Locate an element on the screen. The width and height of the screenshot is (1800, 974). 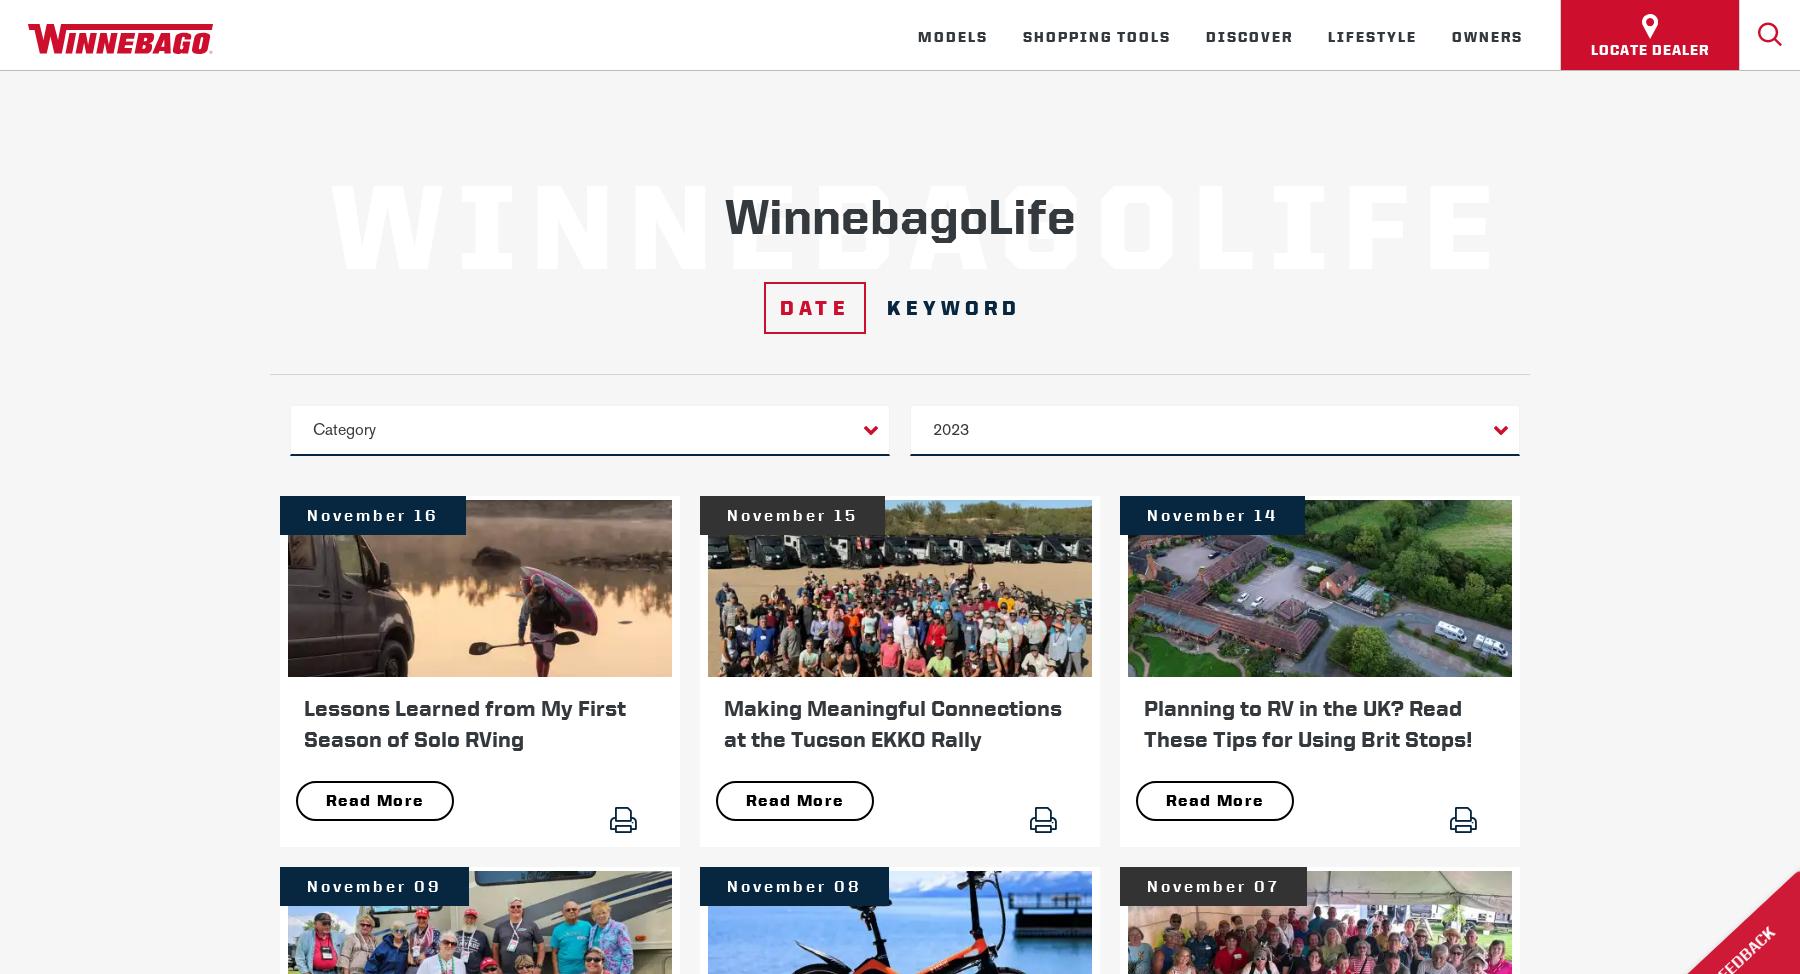
'Discover' is located at coordinates (1248, 36).